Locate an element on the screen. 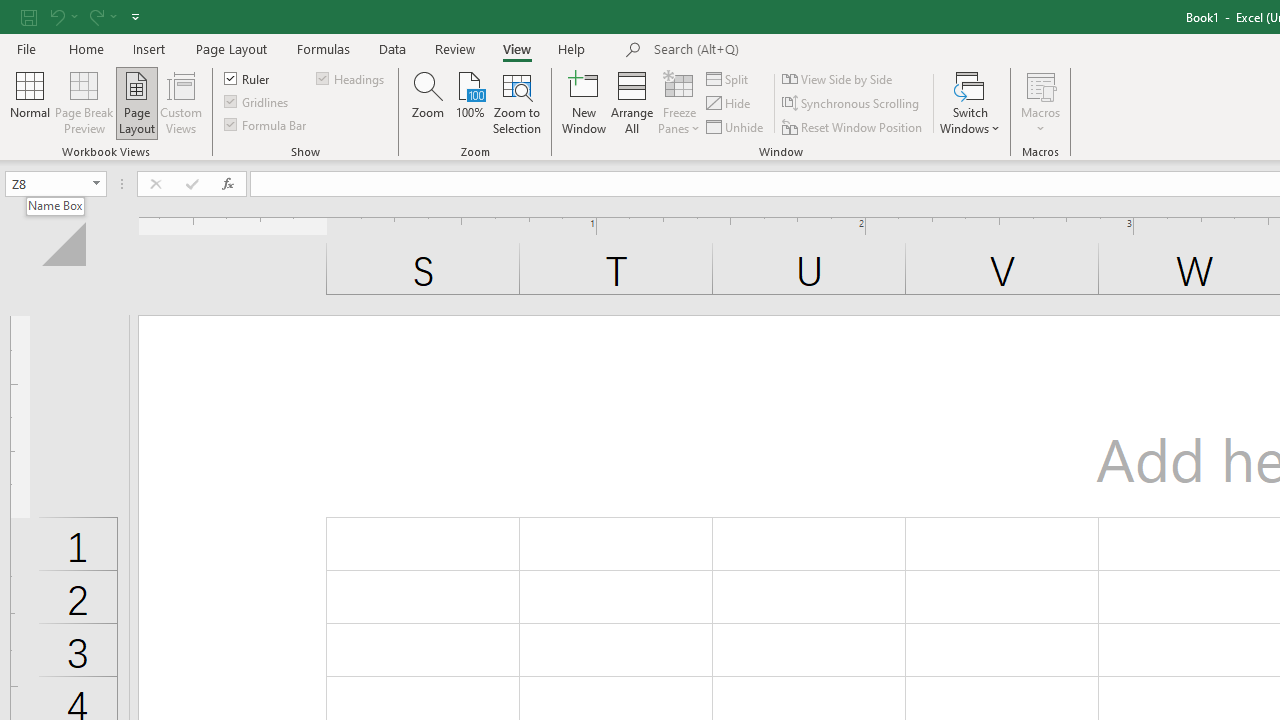  'Freeze Panes' is located at coordinates (679, 103).